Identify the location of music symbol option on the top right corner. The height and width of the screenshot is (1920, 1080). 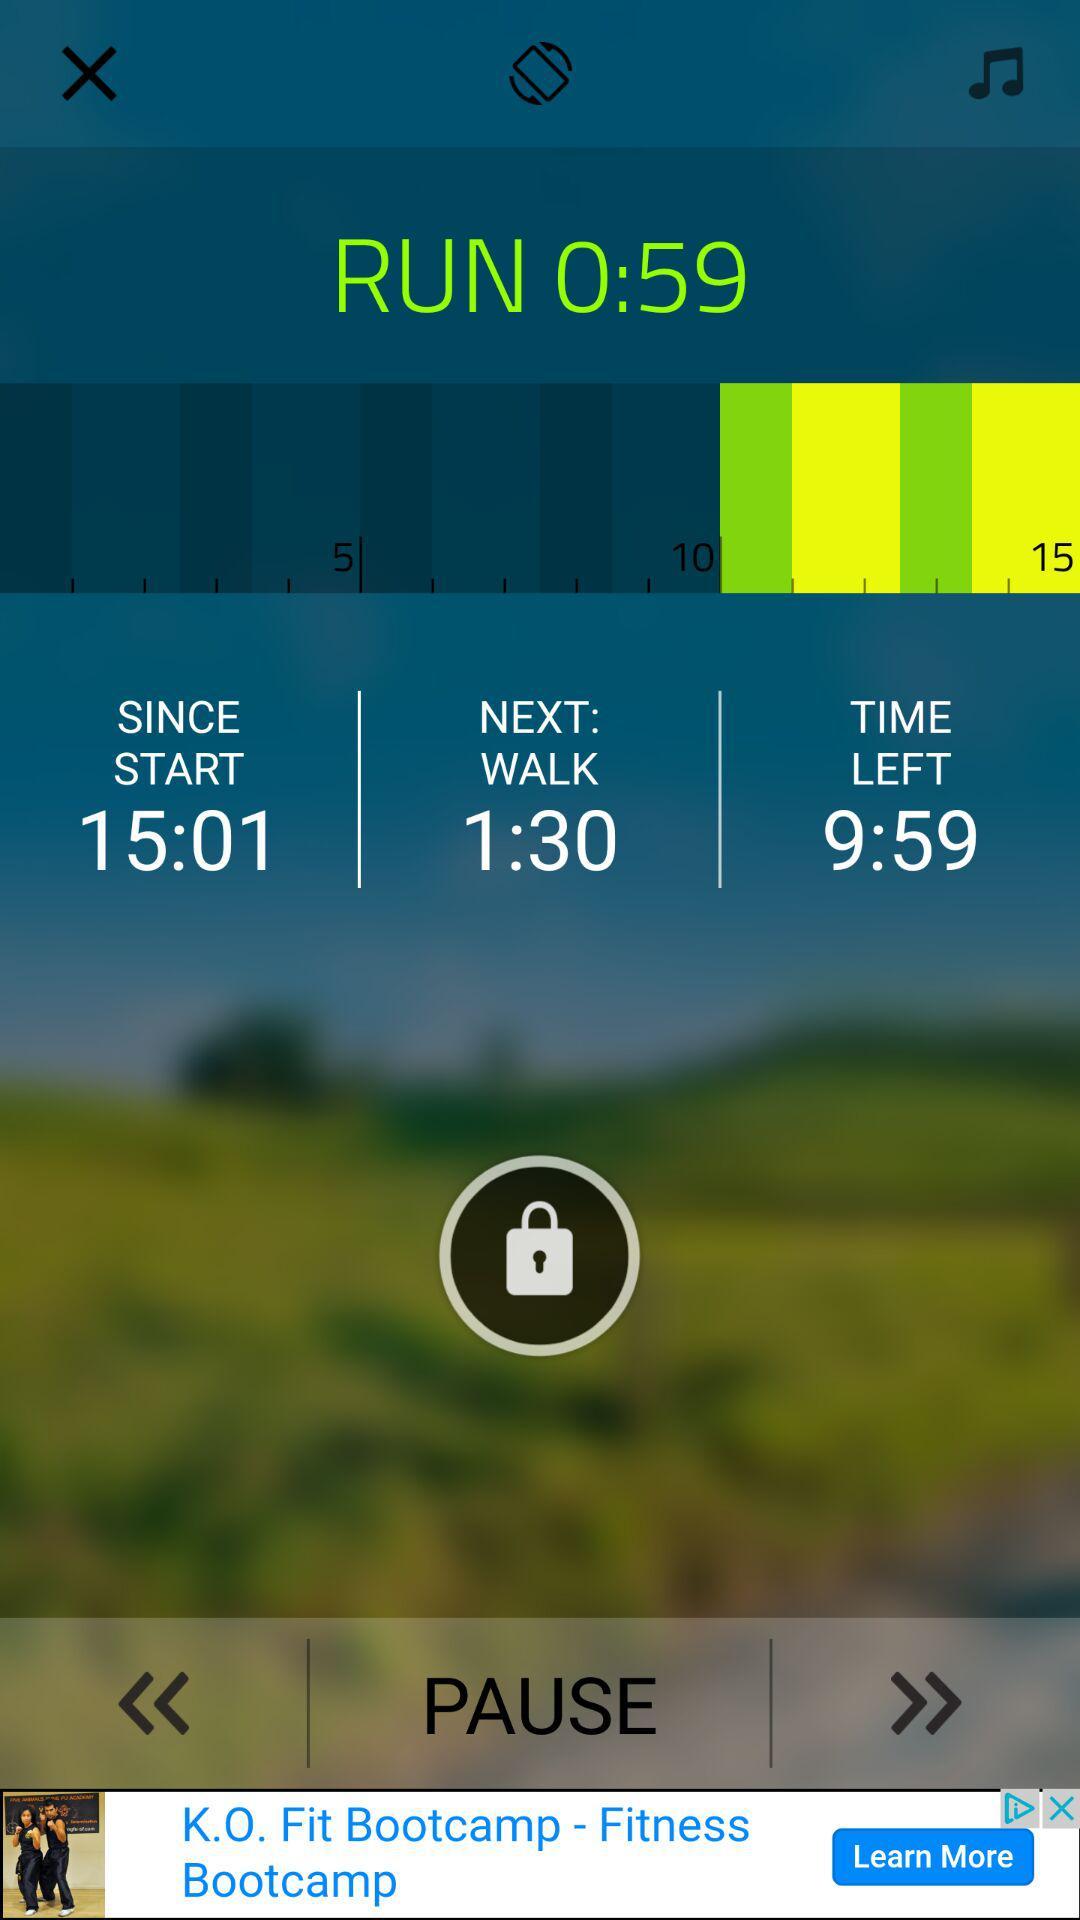
(991, 73).